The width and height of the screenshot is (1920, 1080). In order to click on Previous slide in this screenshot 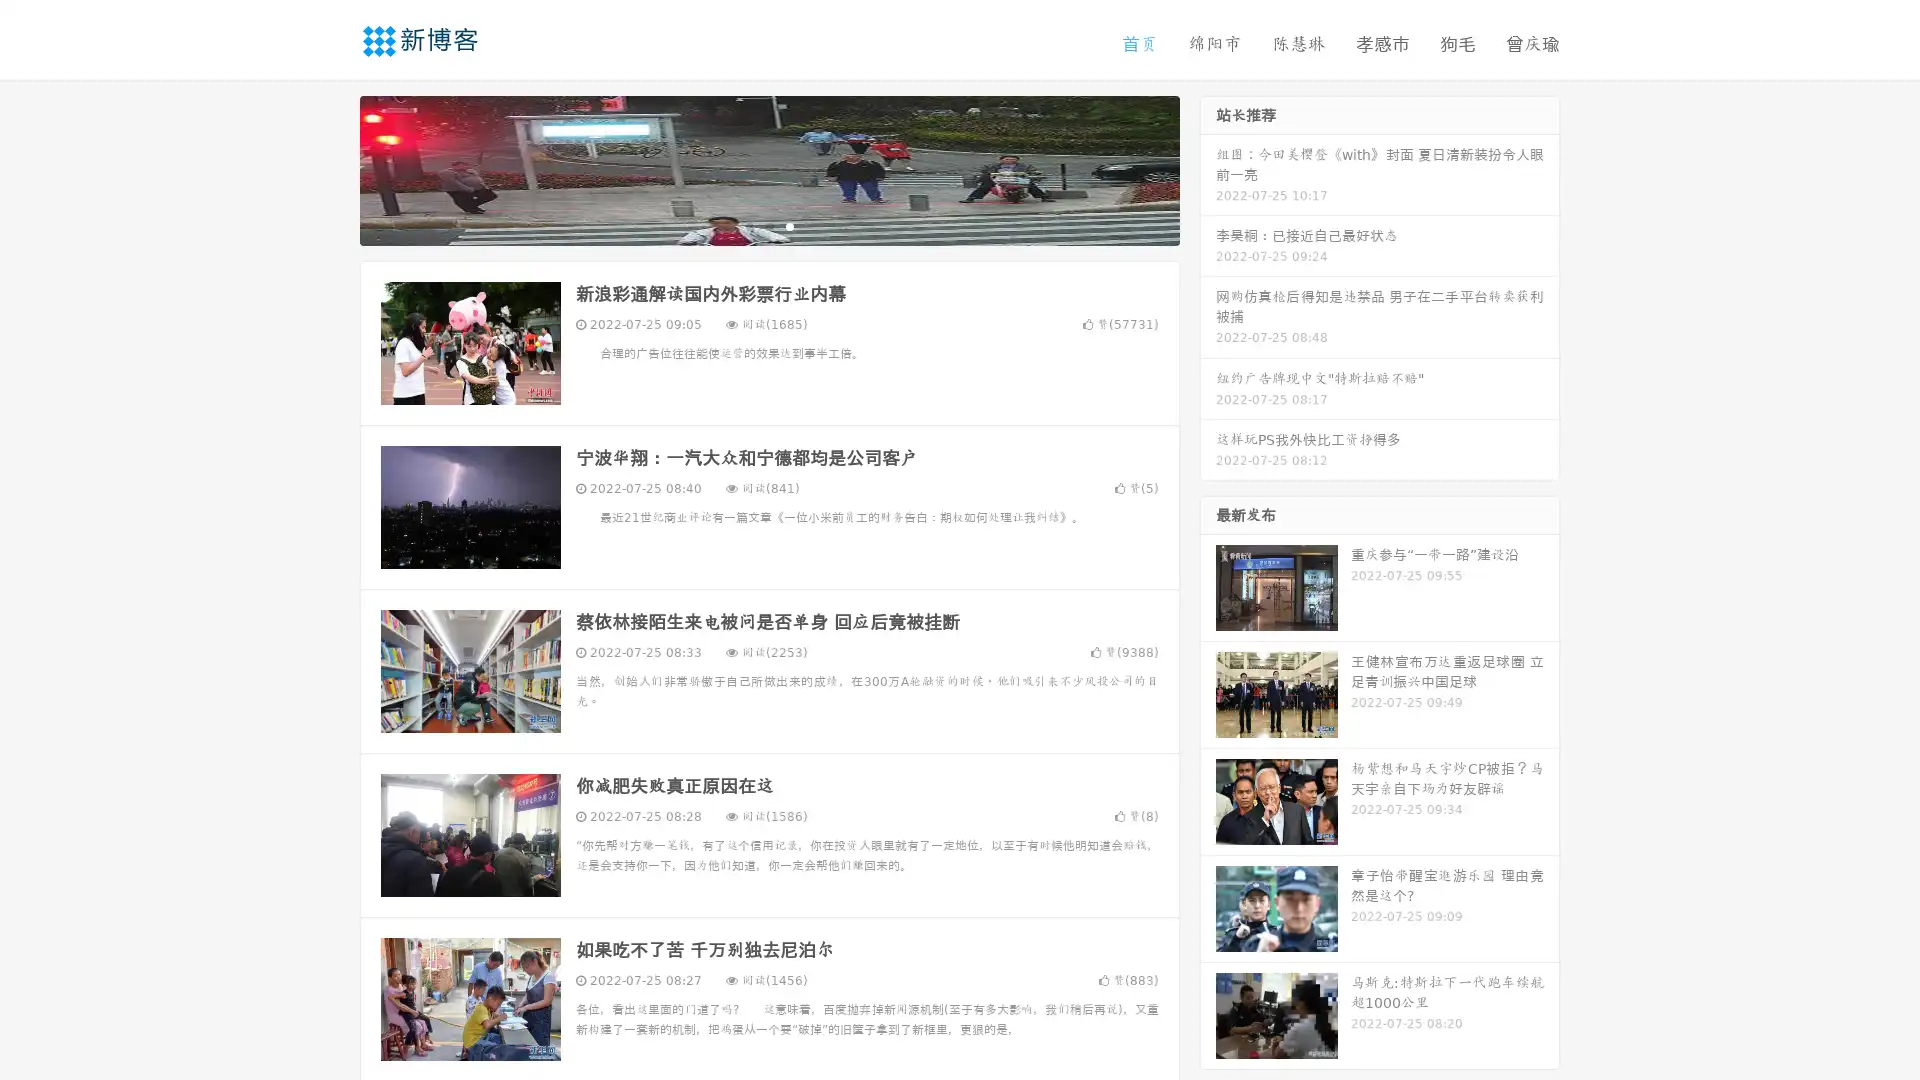, I will do `click(330, 168)`.